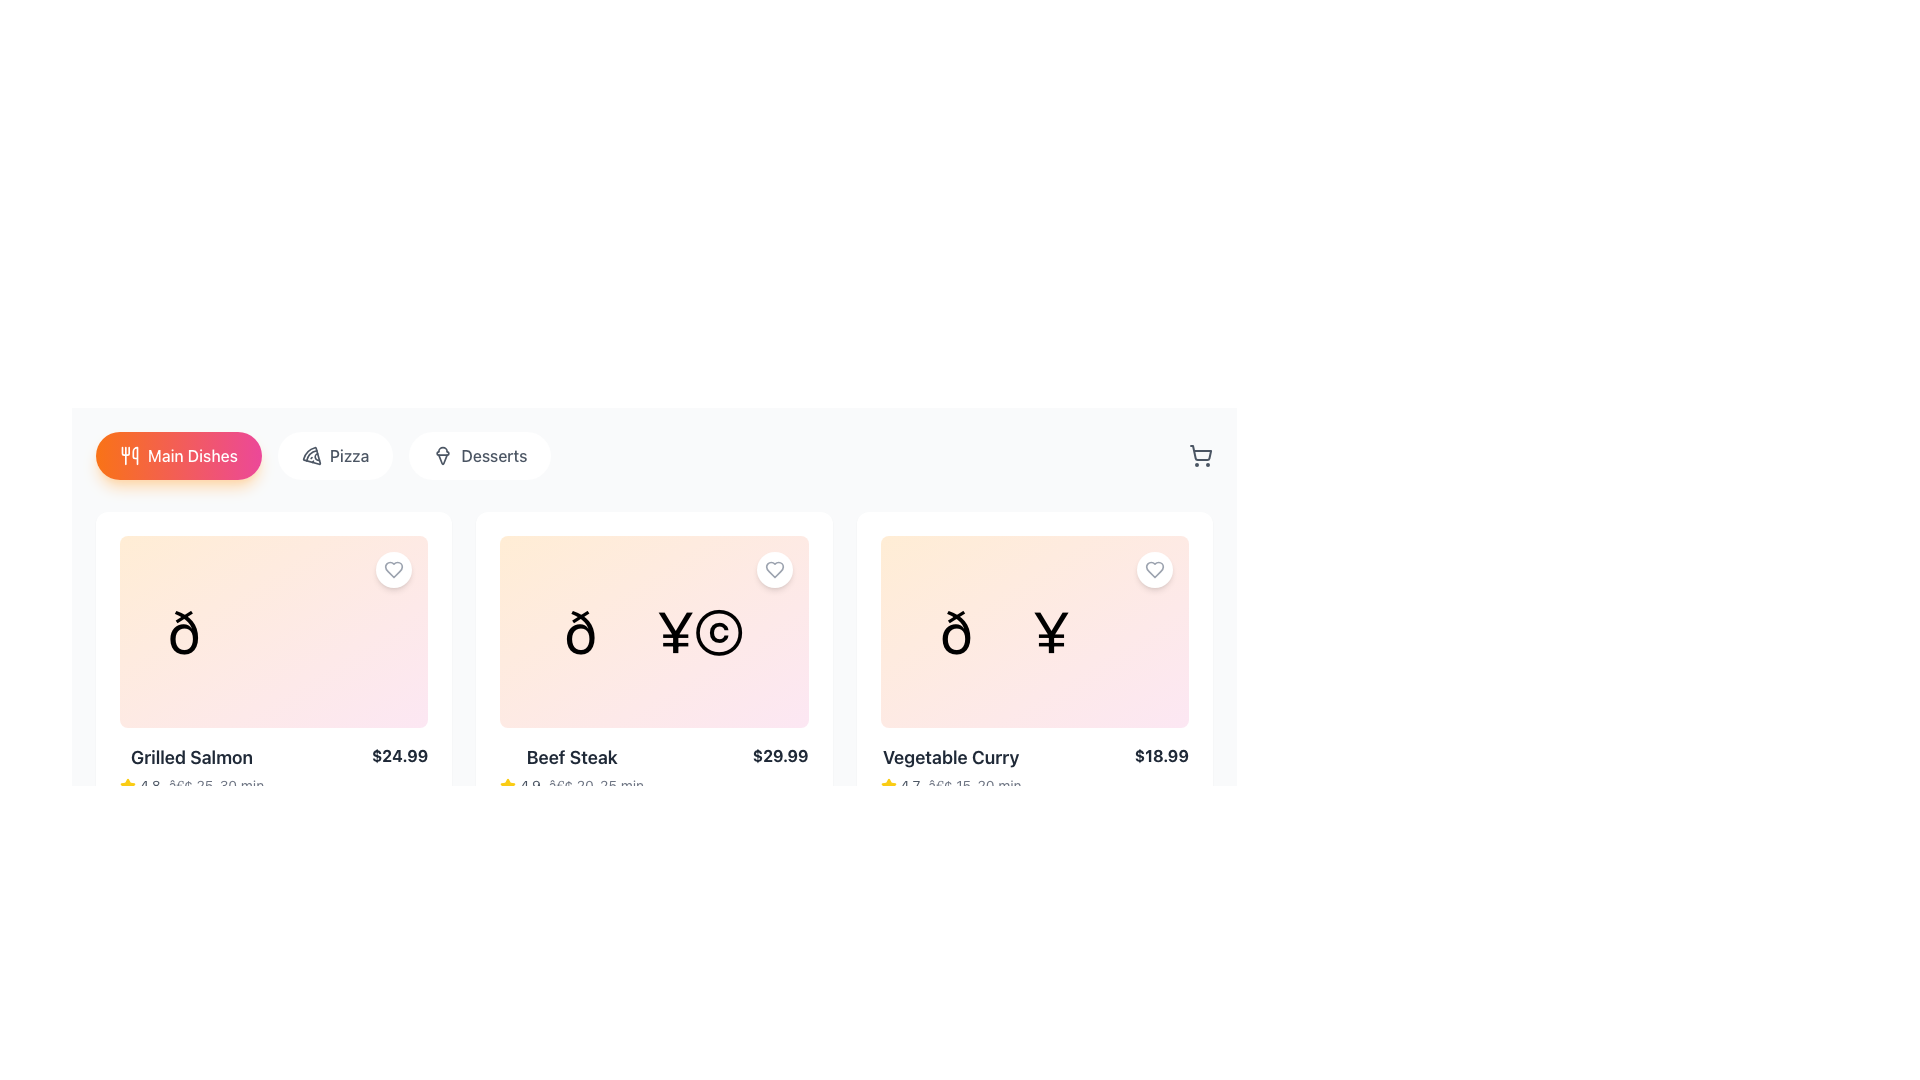 The width and height of the screenshot is (1920, 1080). What do you see at coordinates (192, 758) in the screenshot?
I see `the text label element displaying 'Grilled Salmon', which is styled in bold and dark gray, located at the bottom of the dish card` at bounding box center [192, 758].